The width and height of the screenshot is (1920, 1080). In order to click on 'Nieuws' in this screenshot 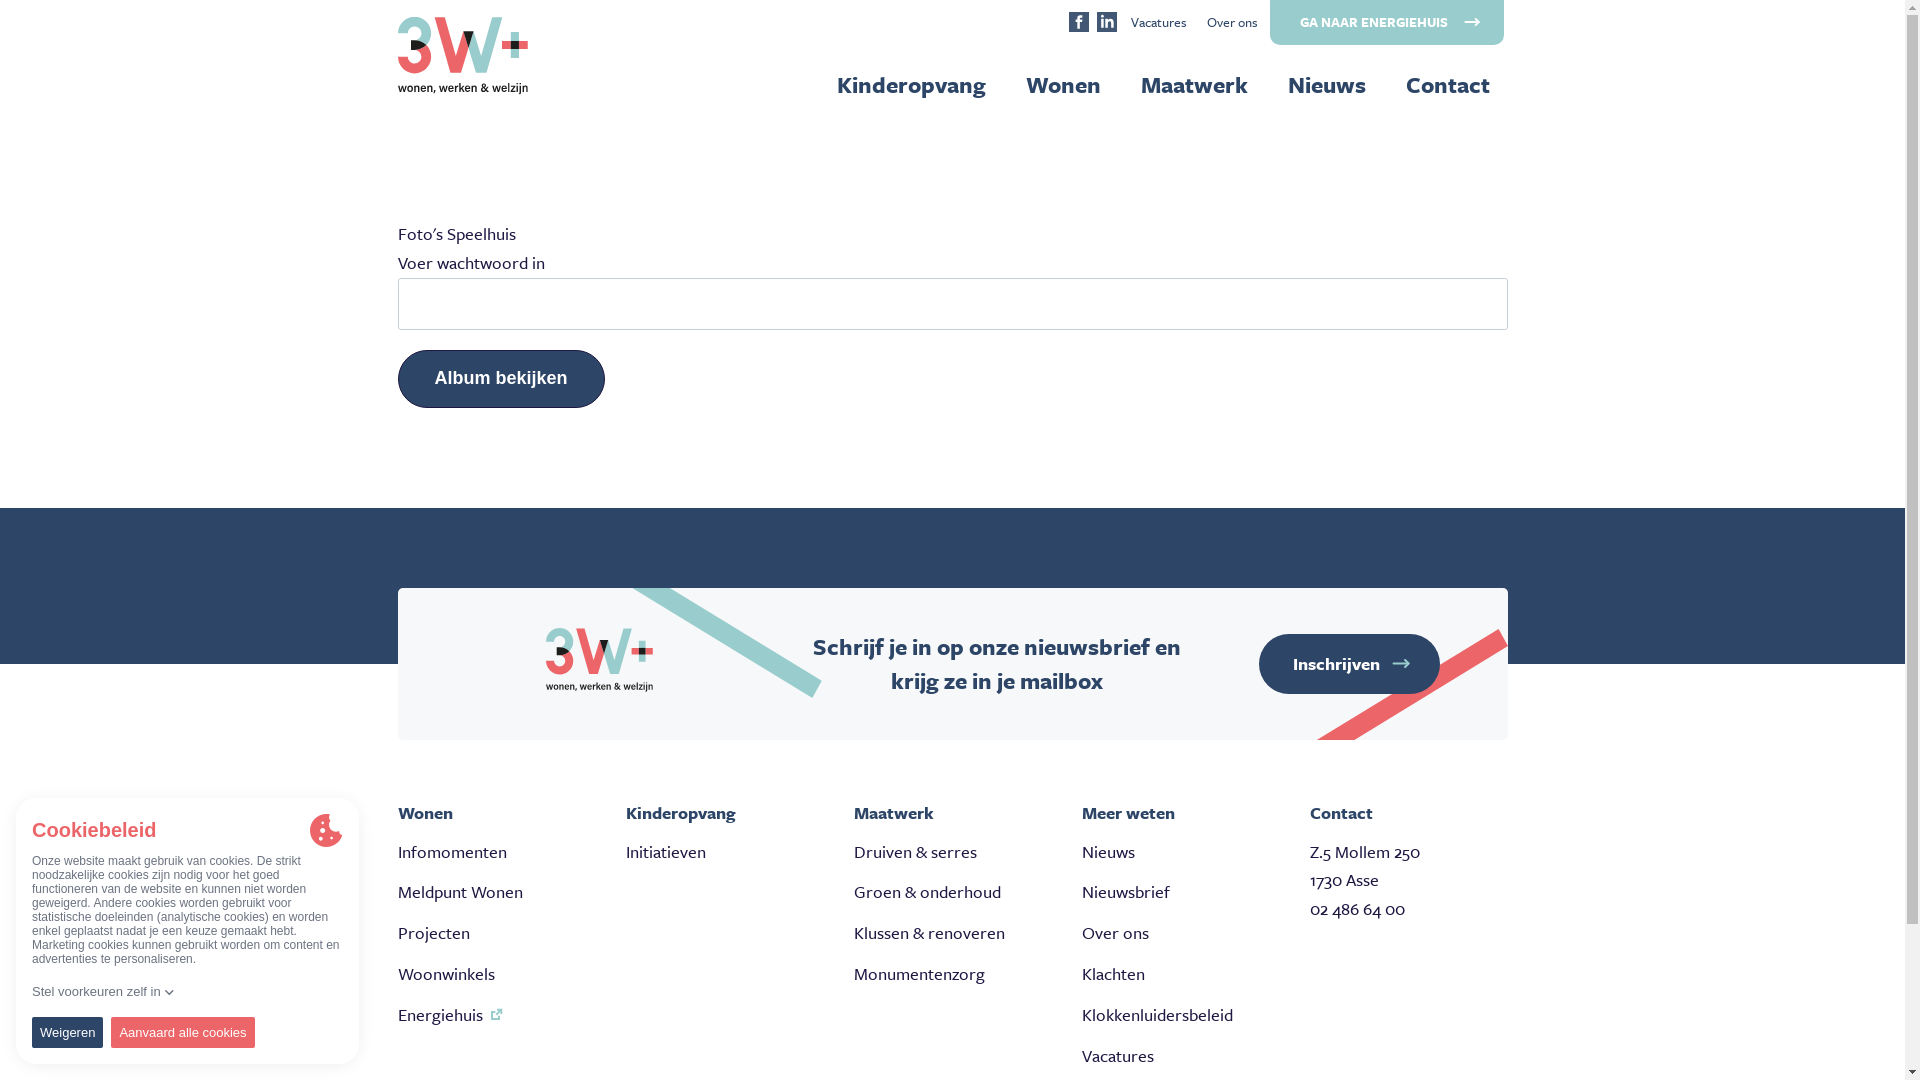, I will do `click(1080, 851)`.